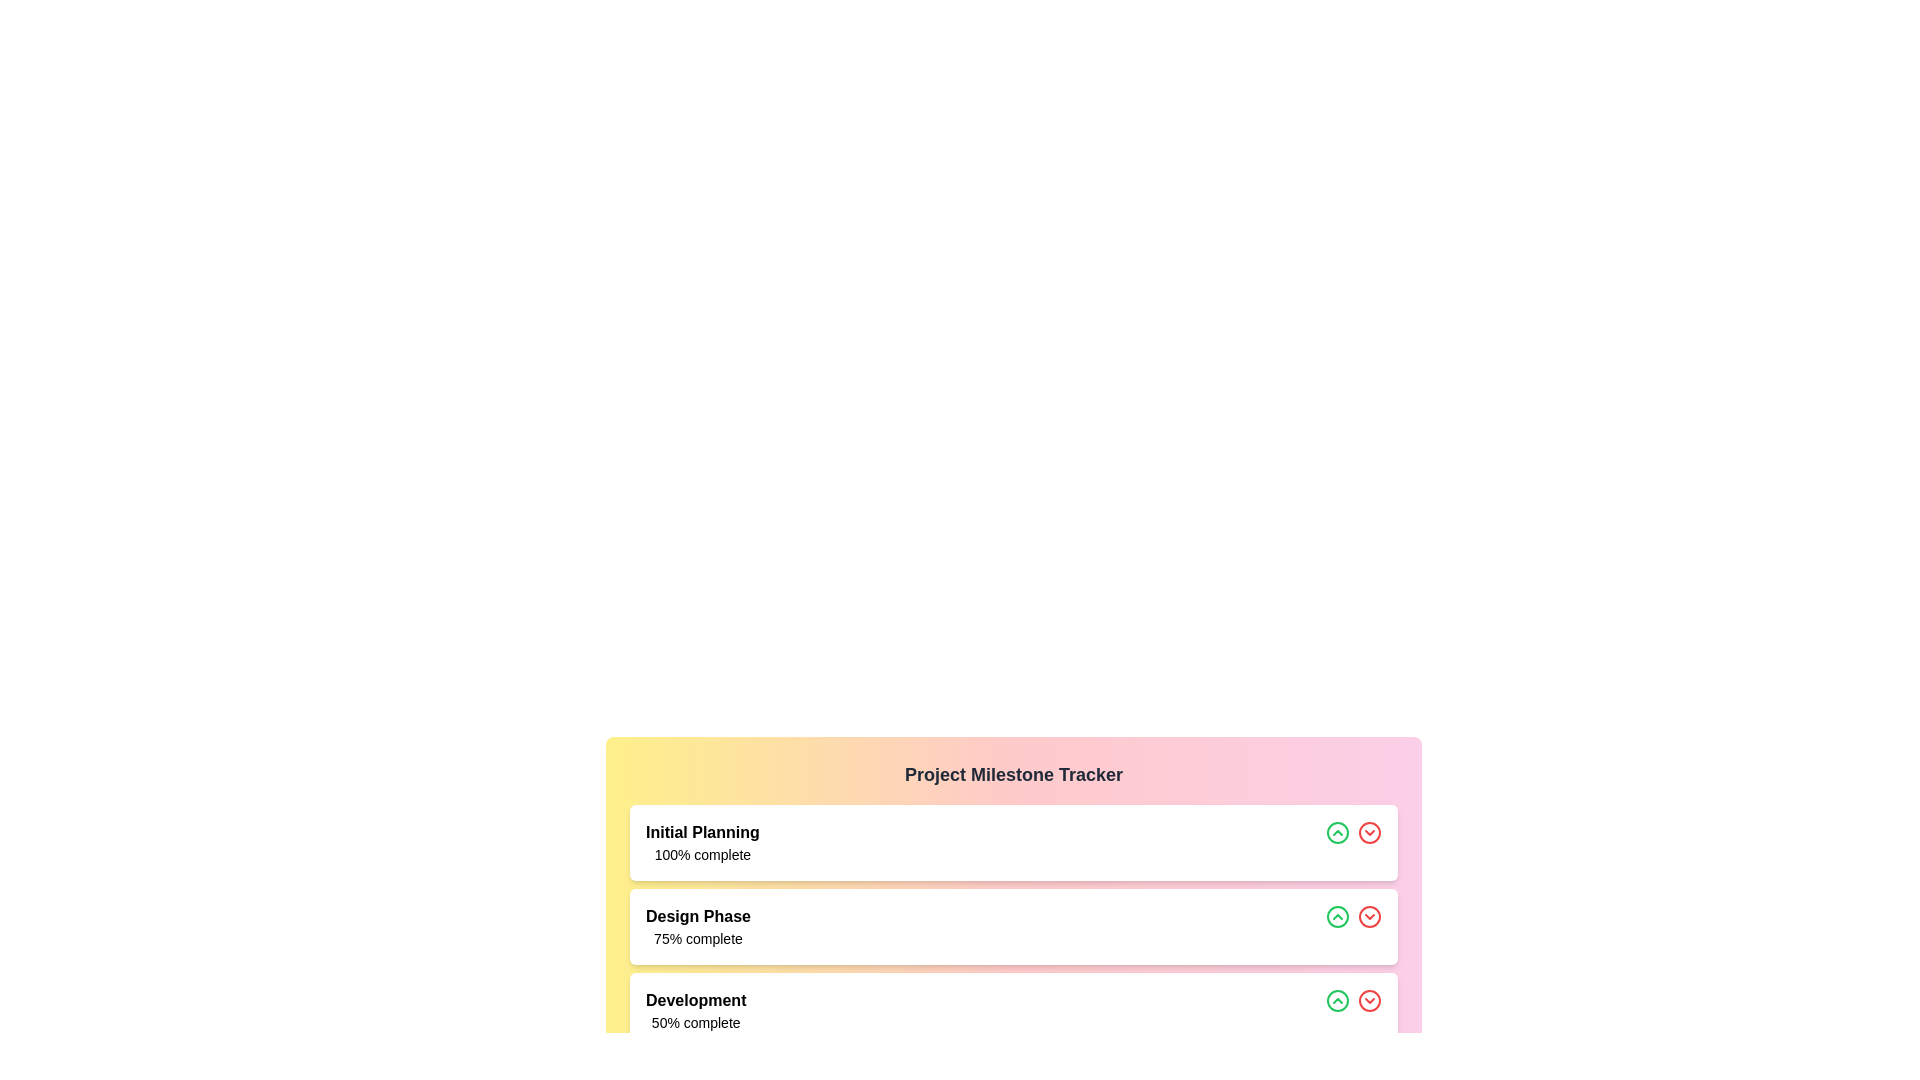 The height and width of the screenshot is (1080, 1920). What do you see at coordinates (698, 926) in the screenshot?
I see `the text content of the milestone stage component labeled 'Design Phase', which indicates '75% complete', located in the second row of the project milestone tracker` at bounding box center [698, 926].